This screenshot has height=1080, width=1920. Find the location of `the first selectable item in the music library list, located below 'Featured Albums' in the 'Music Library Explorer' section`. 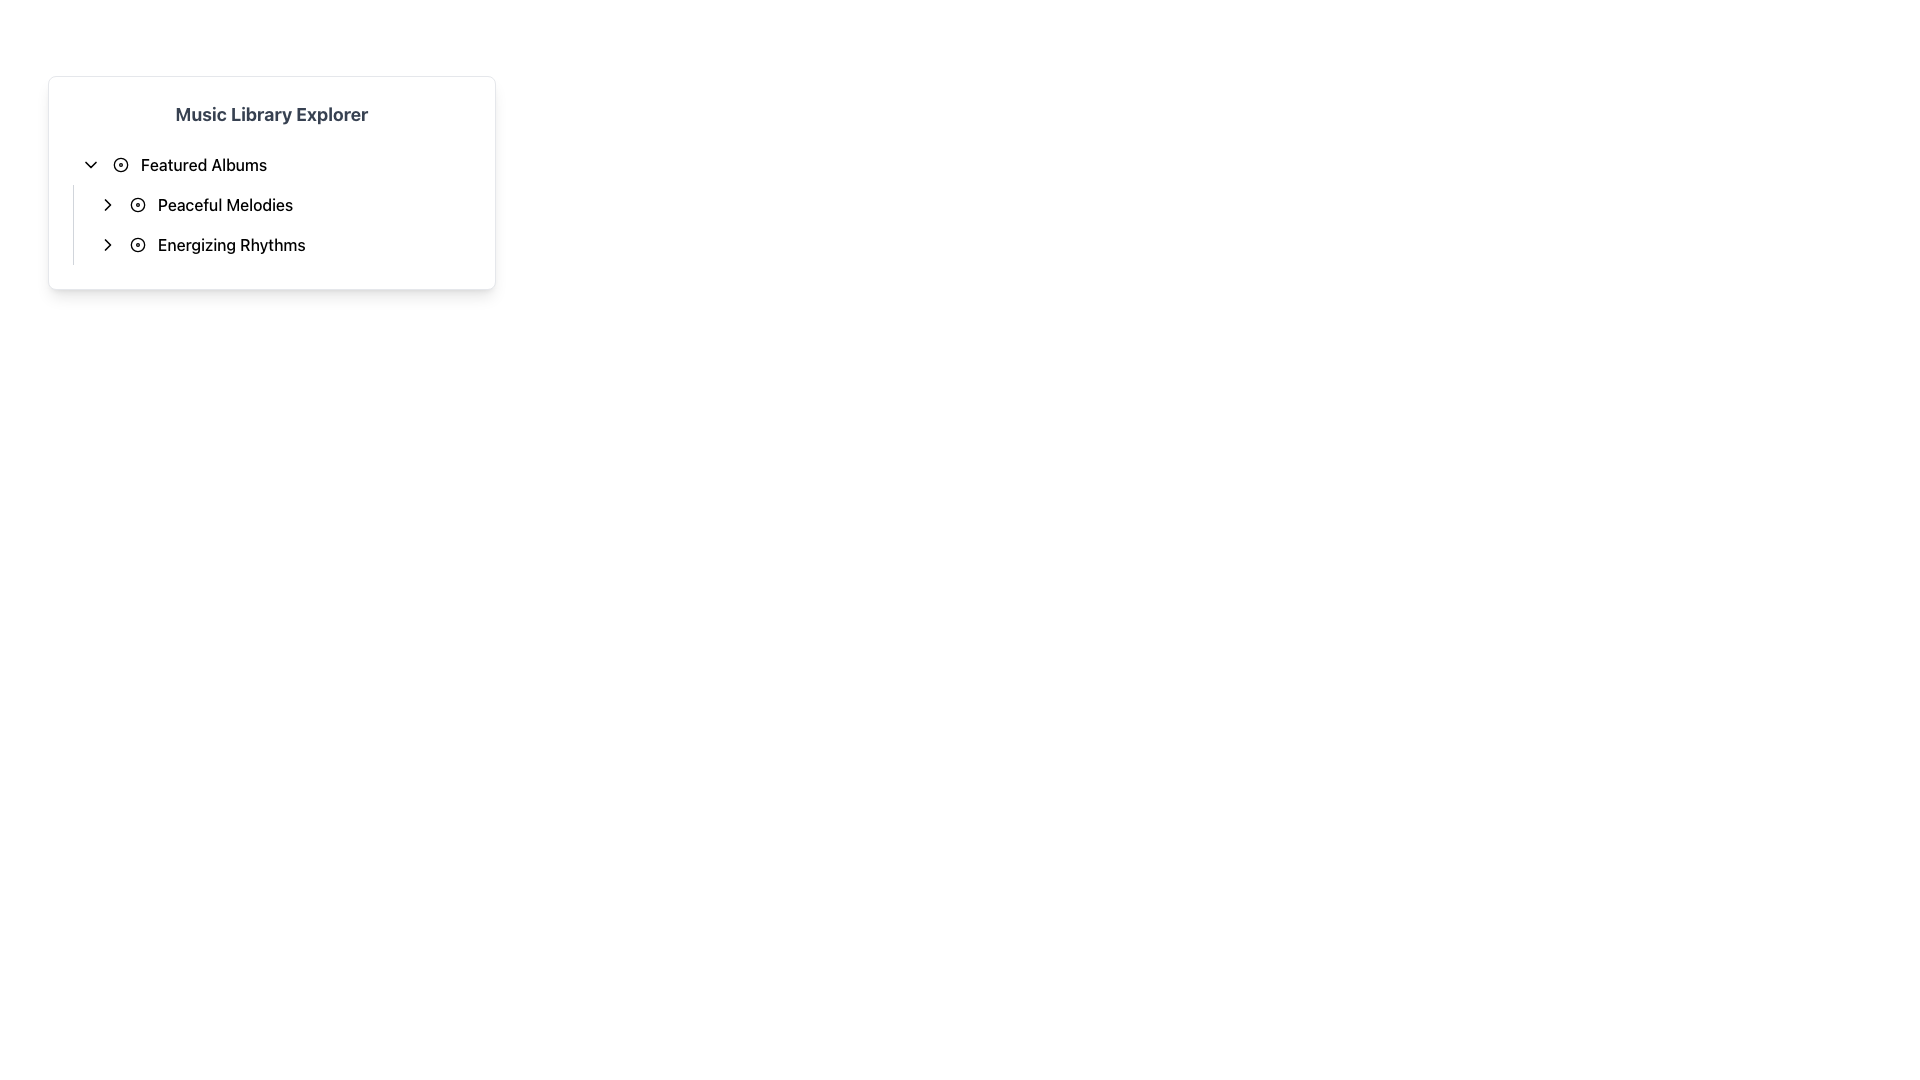

the first selectable item in the music library list, located below 'Featured Albums' in the 'Music Library Explorer' section is located at coordinates (279, 204).